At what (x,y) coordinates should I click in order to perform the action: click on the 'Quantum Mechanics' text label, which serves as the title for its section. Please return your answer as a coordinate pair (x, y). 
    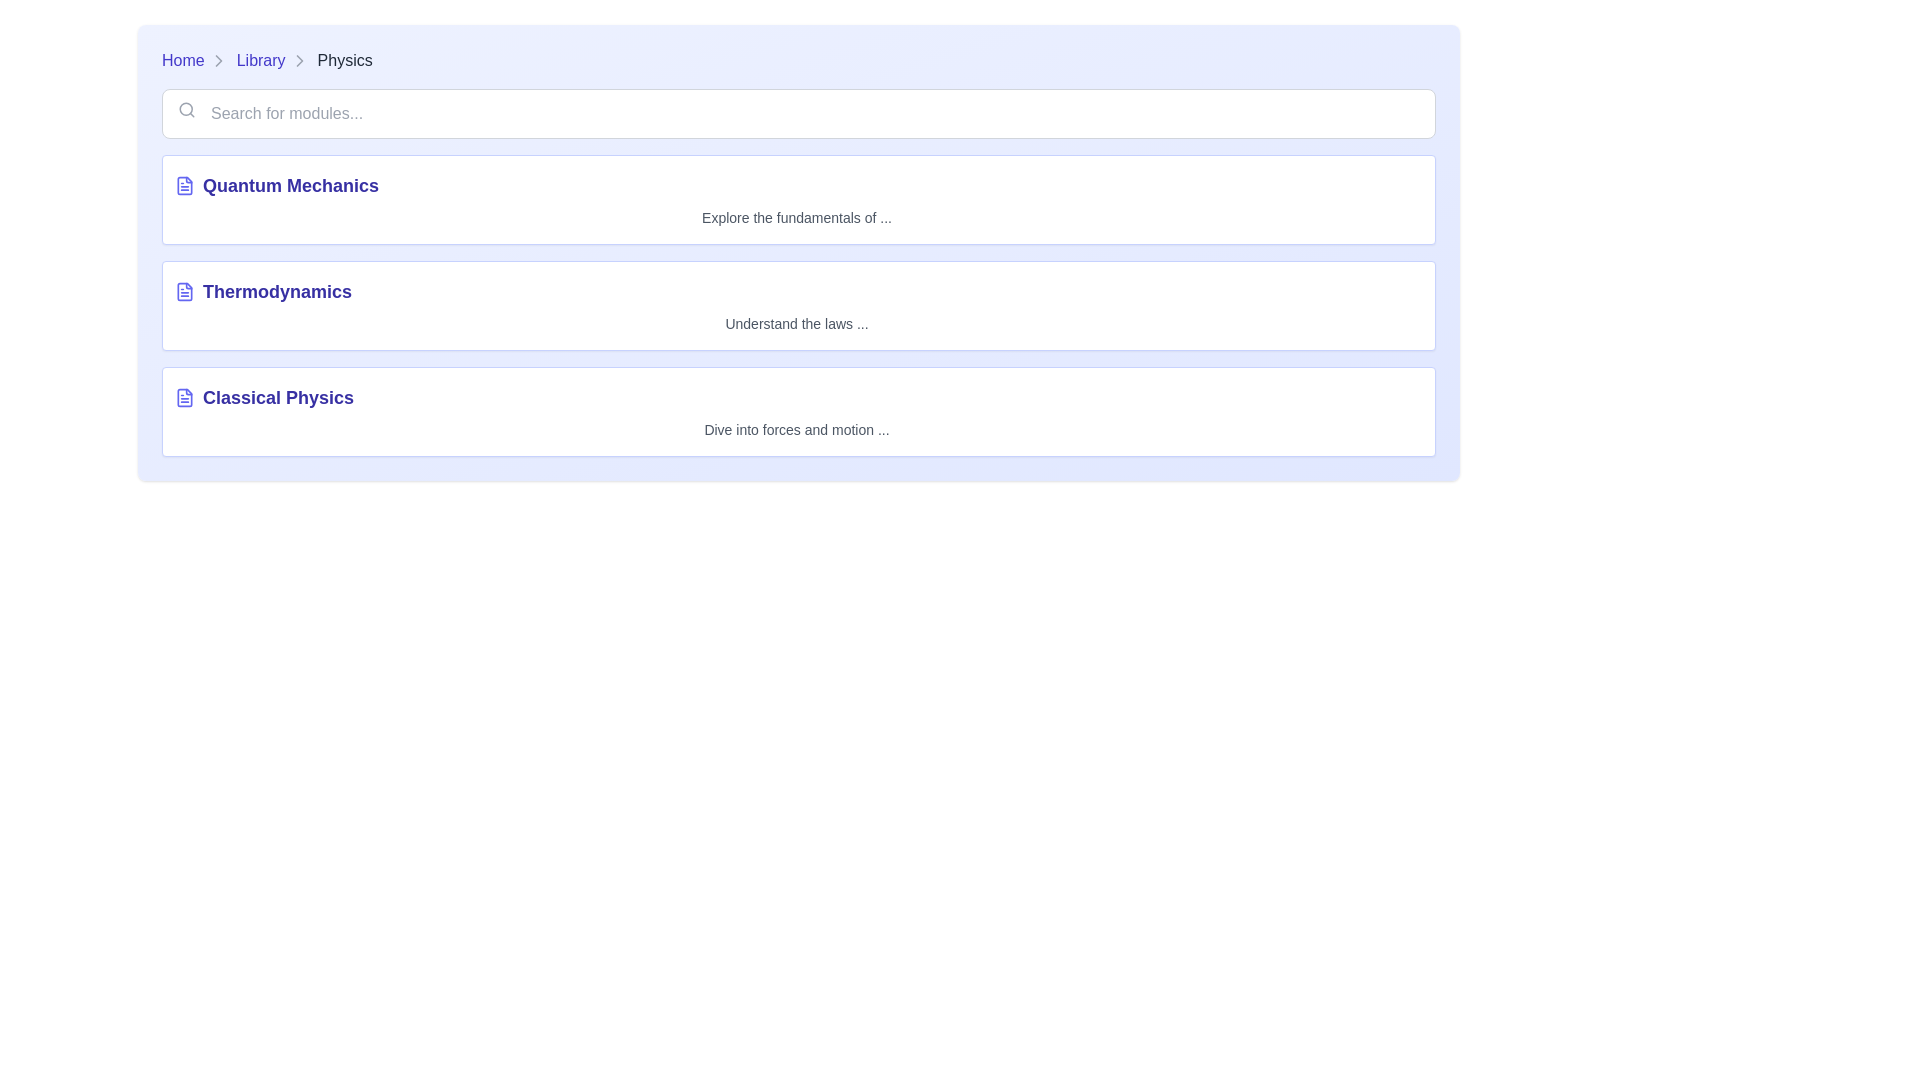
    Looking at the image, I should click on (290, 185).